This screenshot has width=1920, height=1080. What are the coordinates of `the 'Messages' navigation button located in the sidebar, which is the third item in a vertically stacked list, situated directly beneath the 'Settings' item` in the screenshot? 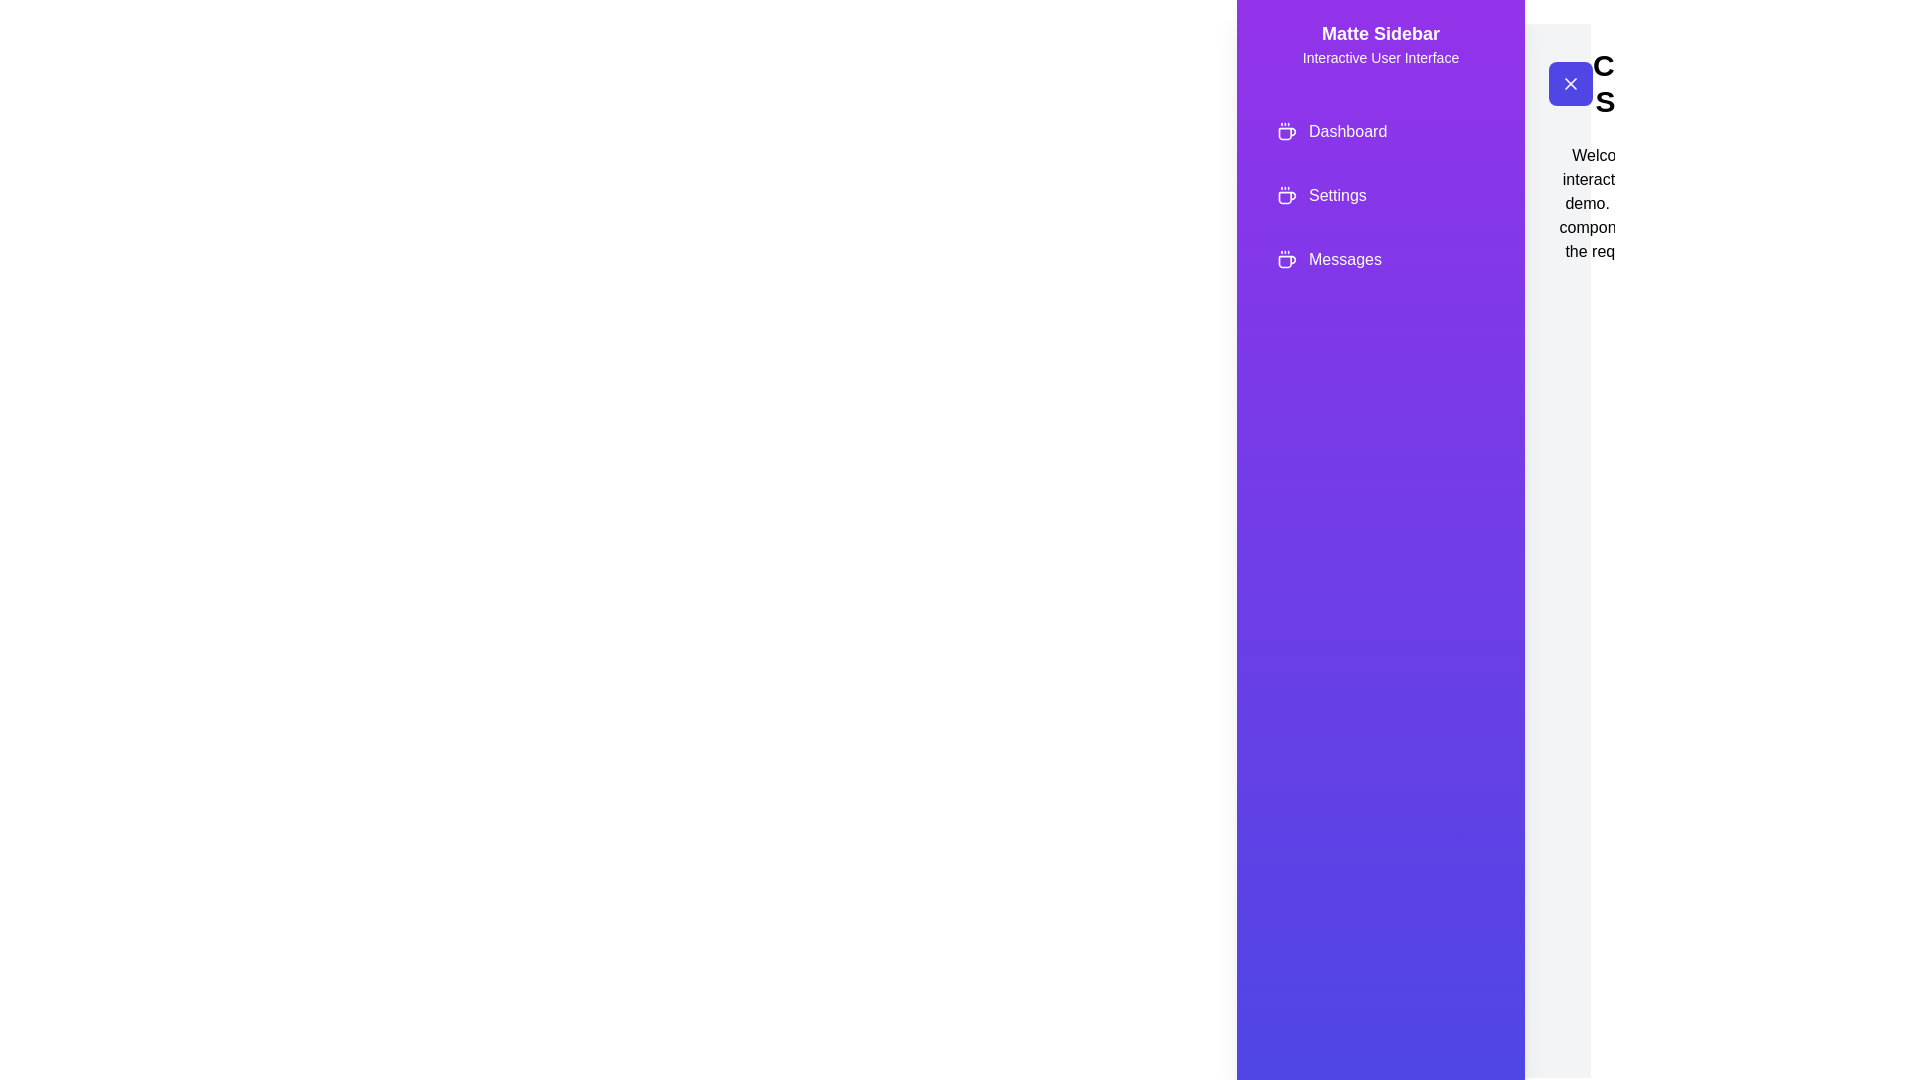 It's located at (1380, 258).